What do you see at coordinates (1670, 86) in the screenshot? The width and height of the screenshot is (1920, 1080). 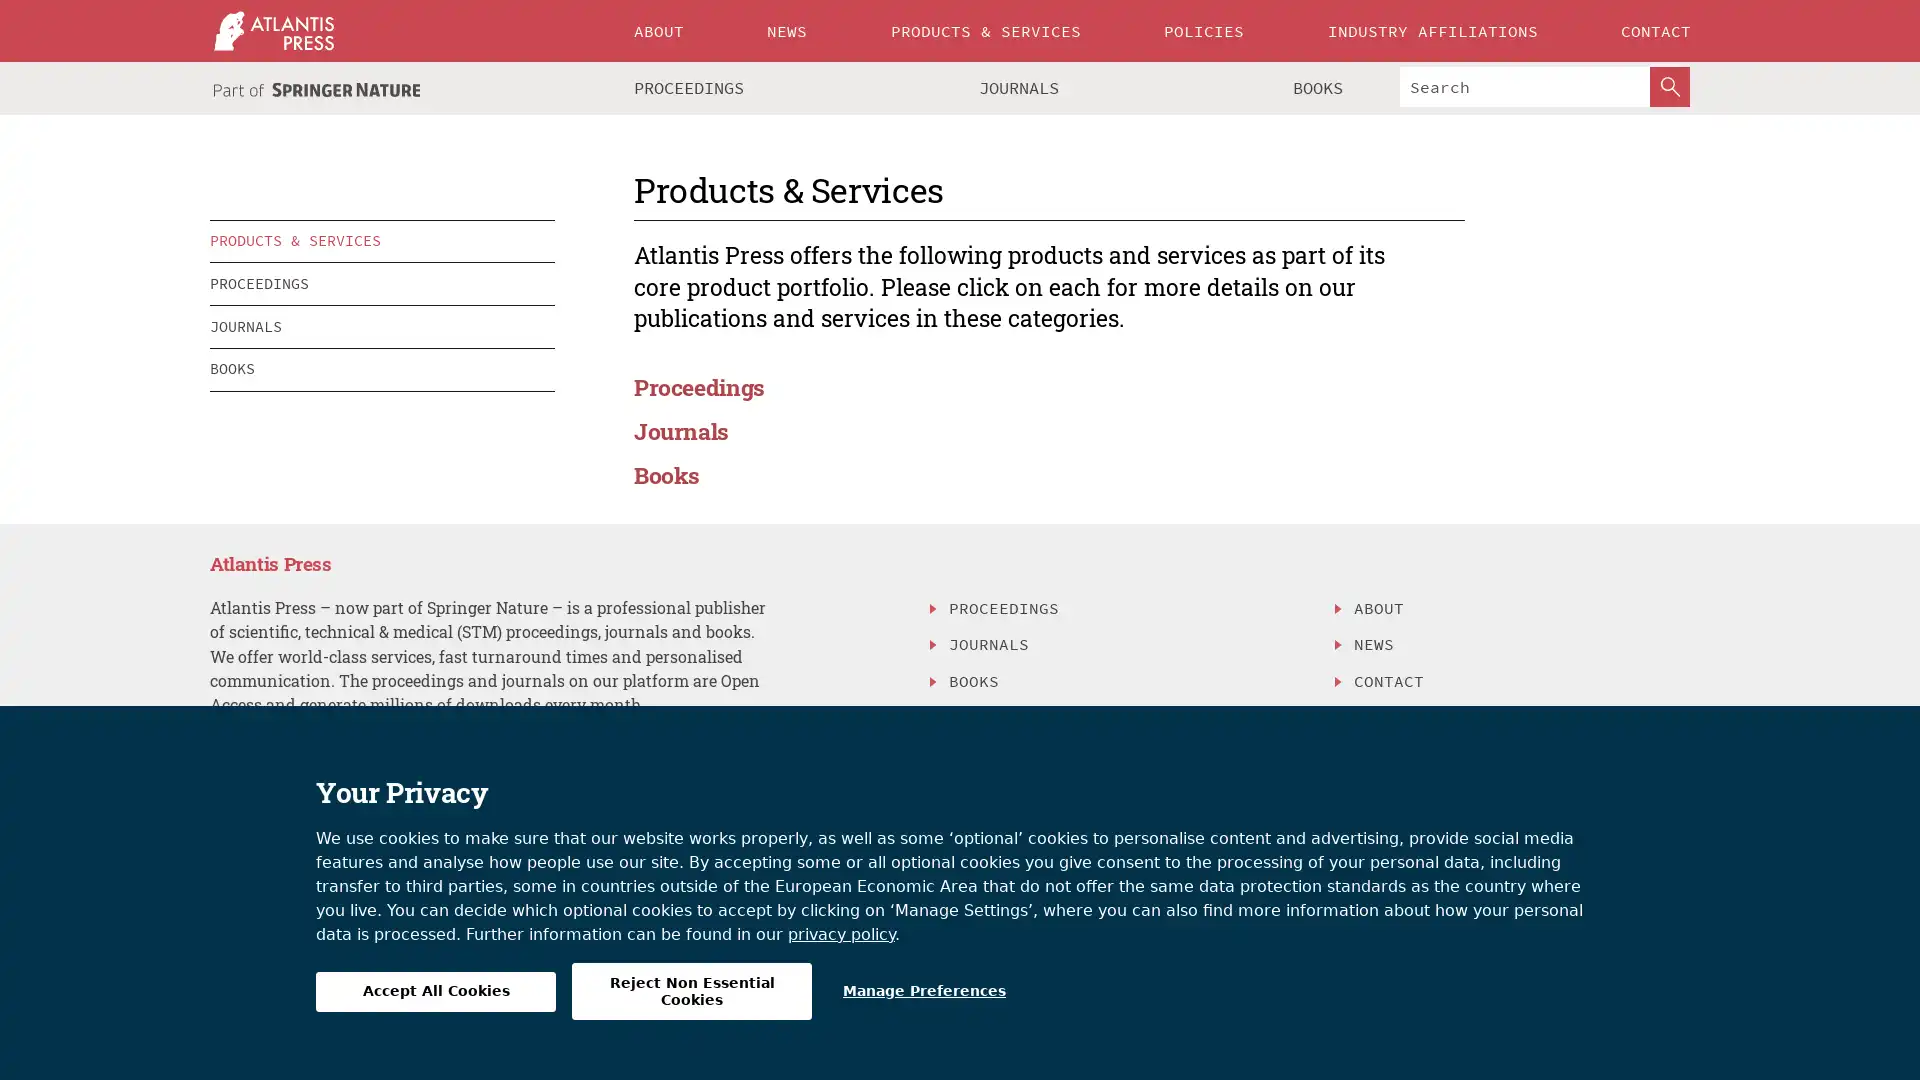 I see `SearchButton` at bounding box center [1670, 86].